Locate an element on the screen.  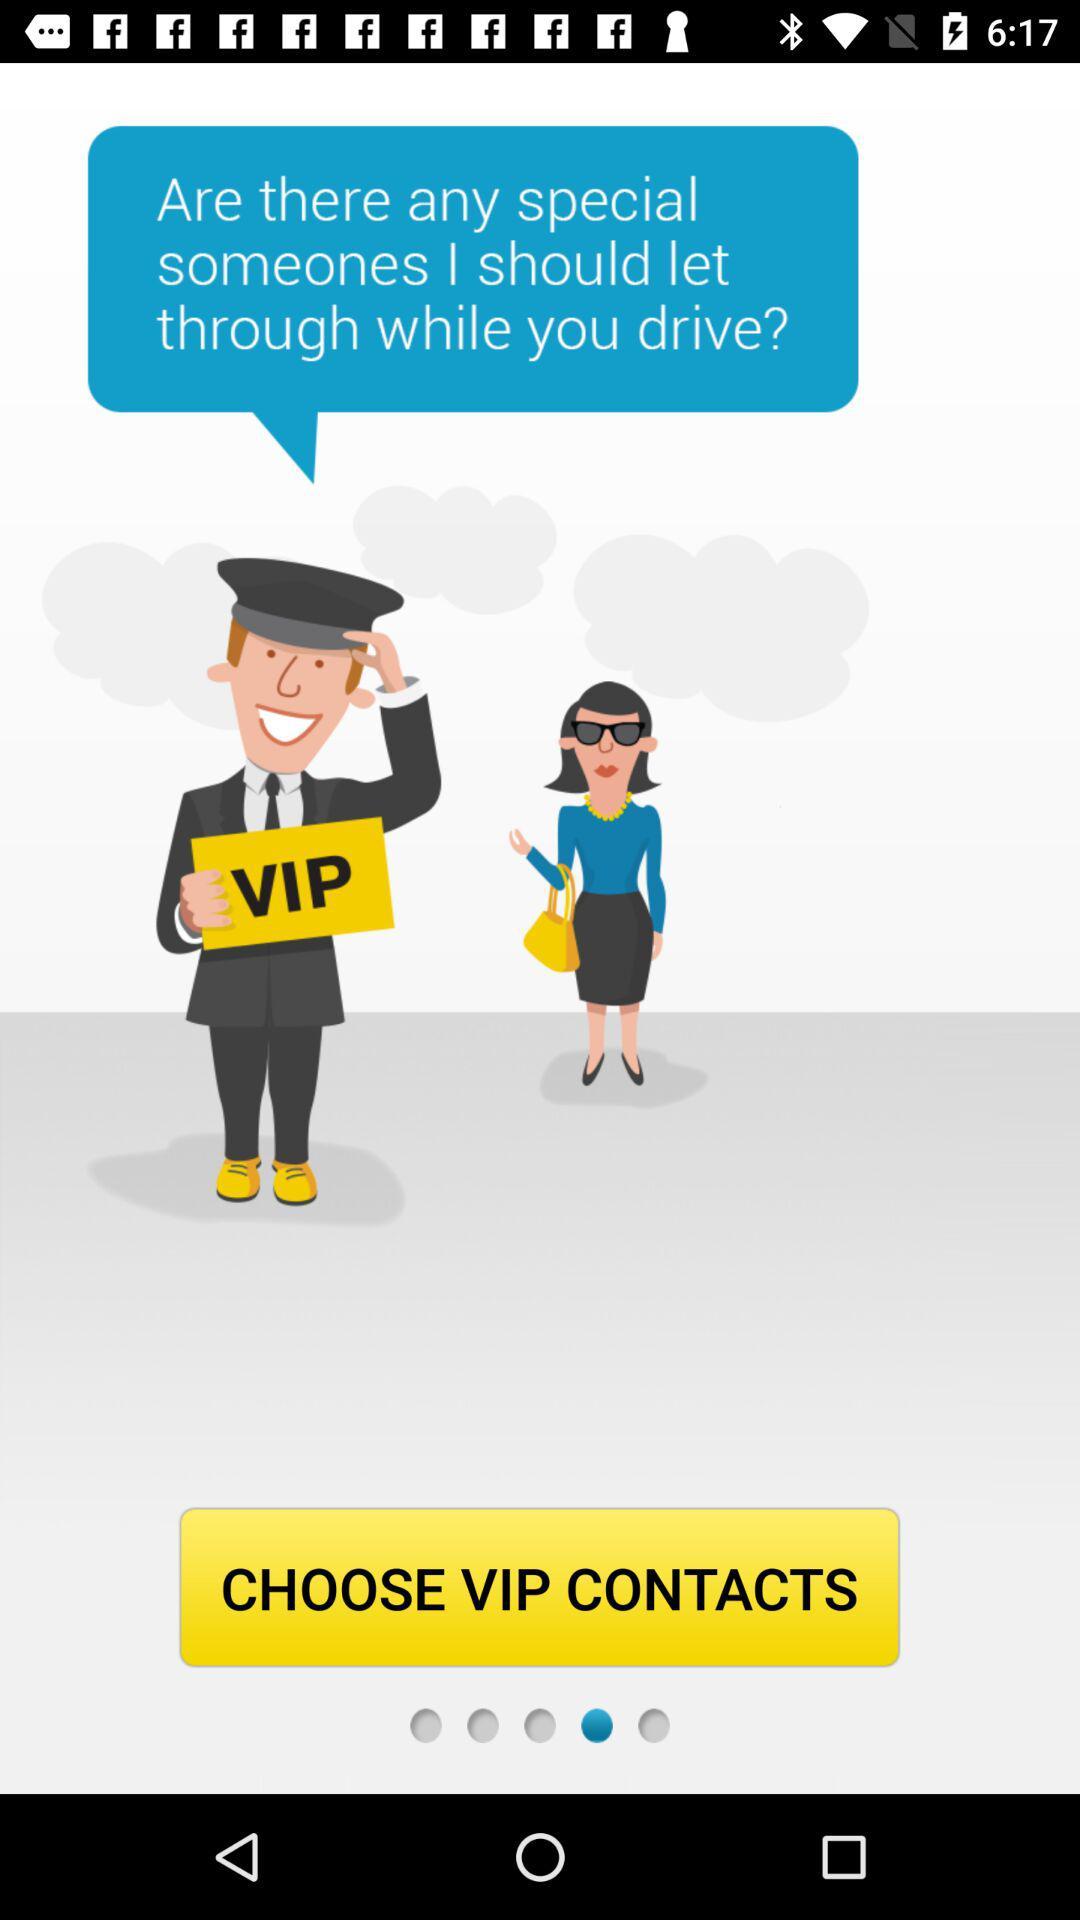
next is located at coordinates (654, 1724).